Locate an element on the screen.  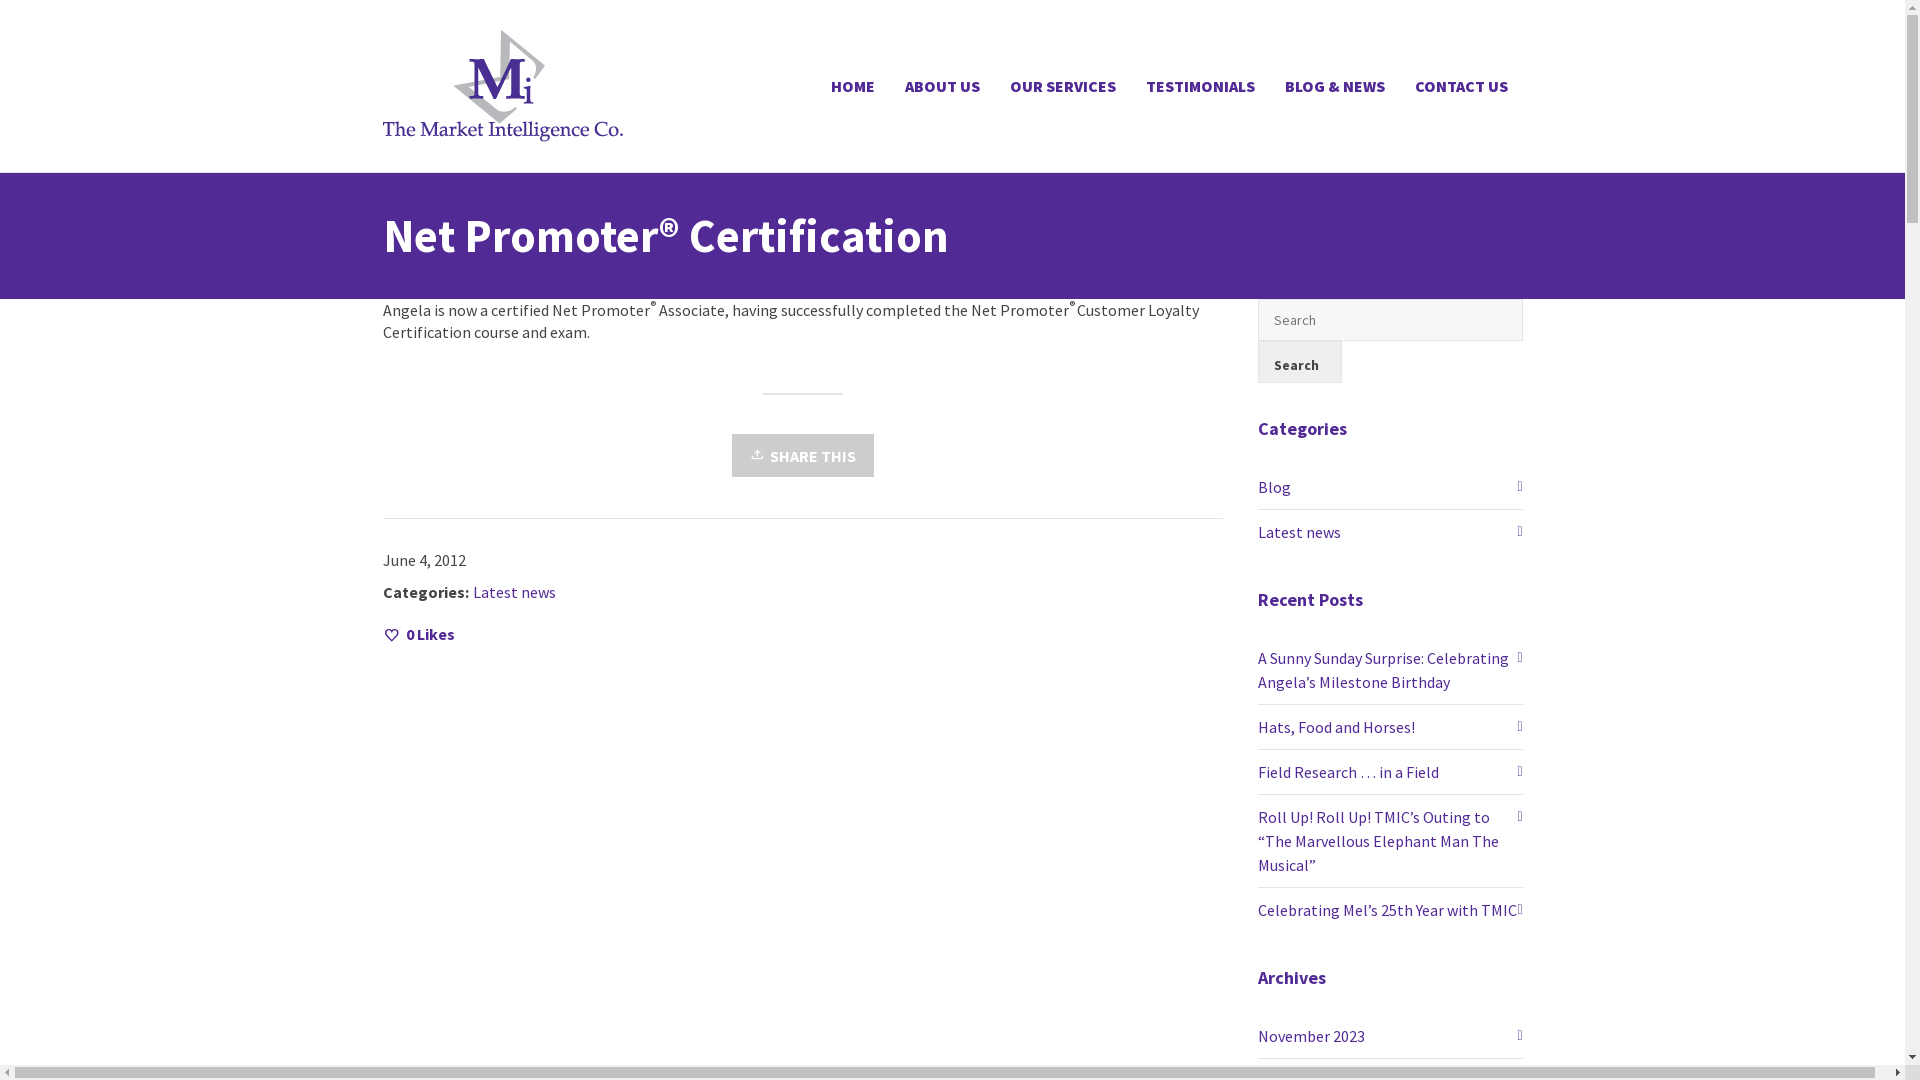
'Hats, Food and Horses!' is located at coordinates (1389, 726).